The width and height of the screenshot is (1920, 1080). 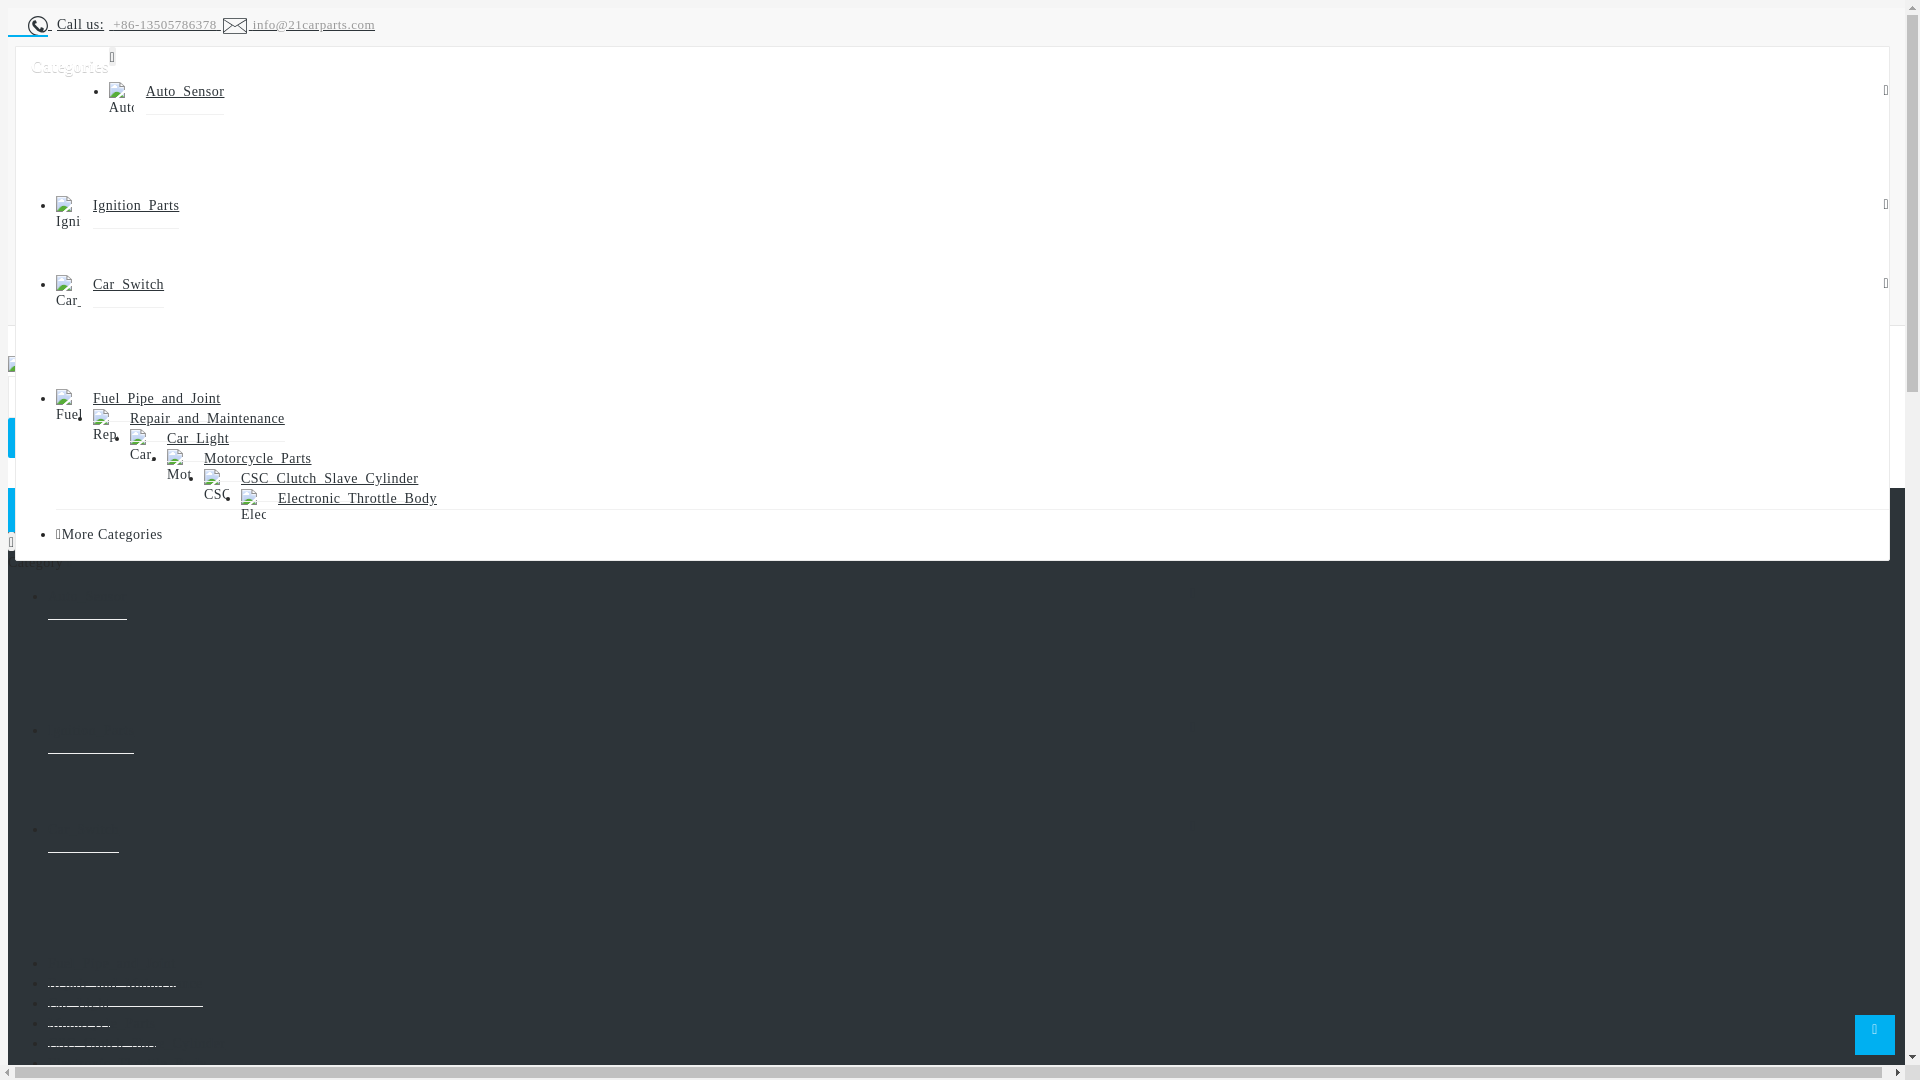 What do you see at coordinates (128, 418) in the screenshot?
I see `'Repair_And_Maintenance'` at bounding box center [128, 418].